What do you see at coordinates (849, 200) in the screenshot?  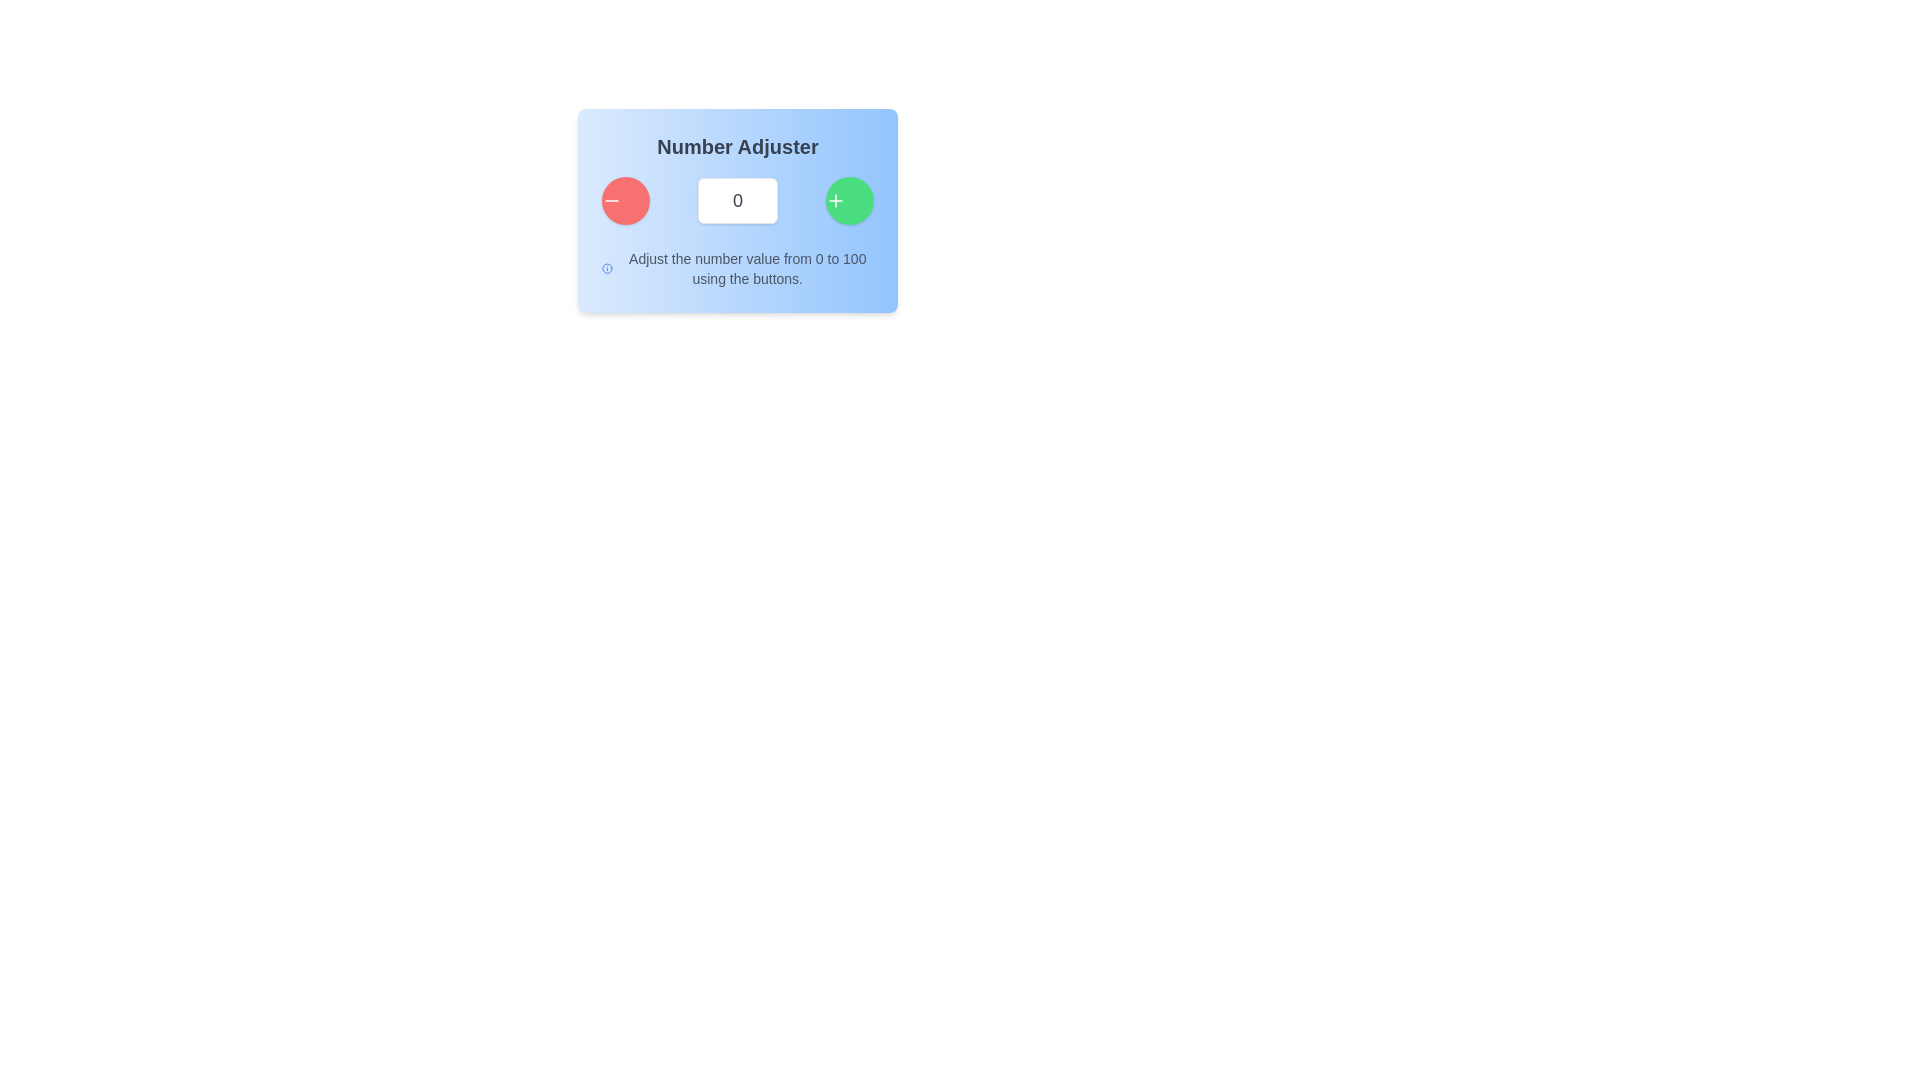 I see `the round green button with a white plus symbol in the center to increment the value in the 'Number Adjuster' panel` at bounding box center [849, 200].